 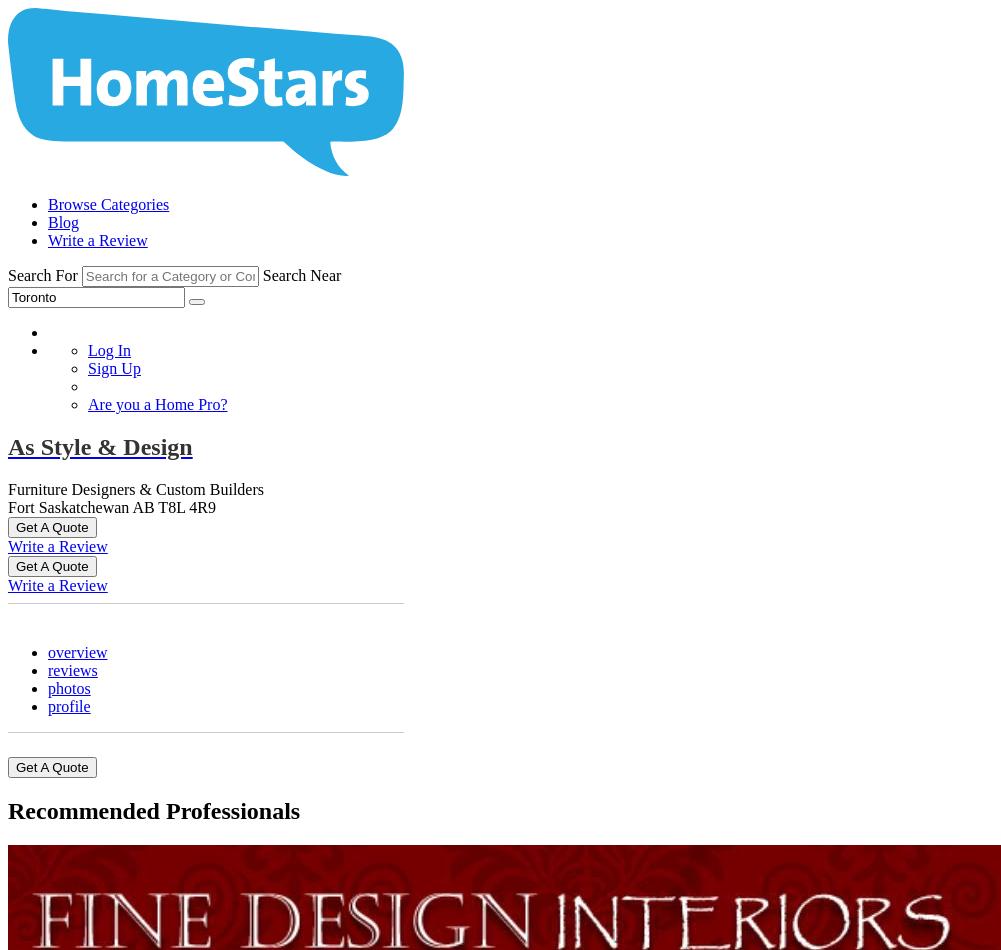 I want to click on 'Recommended Professionals', so click(x=153, y=808).